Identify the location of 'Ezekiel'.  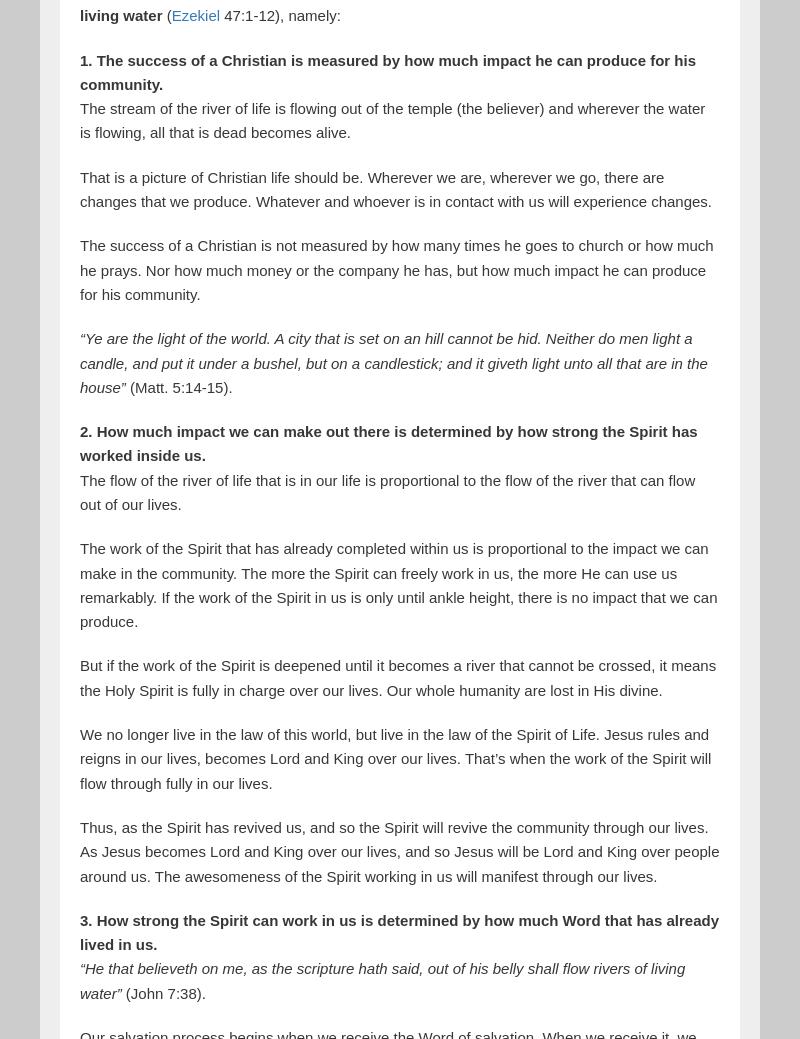
(194, 14).